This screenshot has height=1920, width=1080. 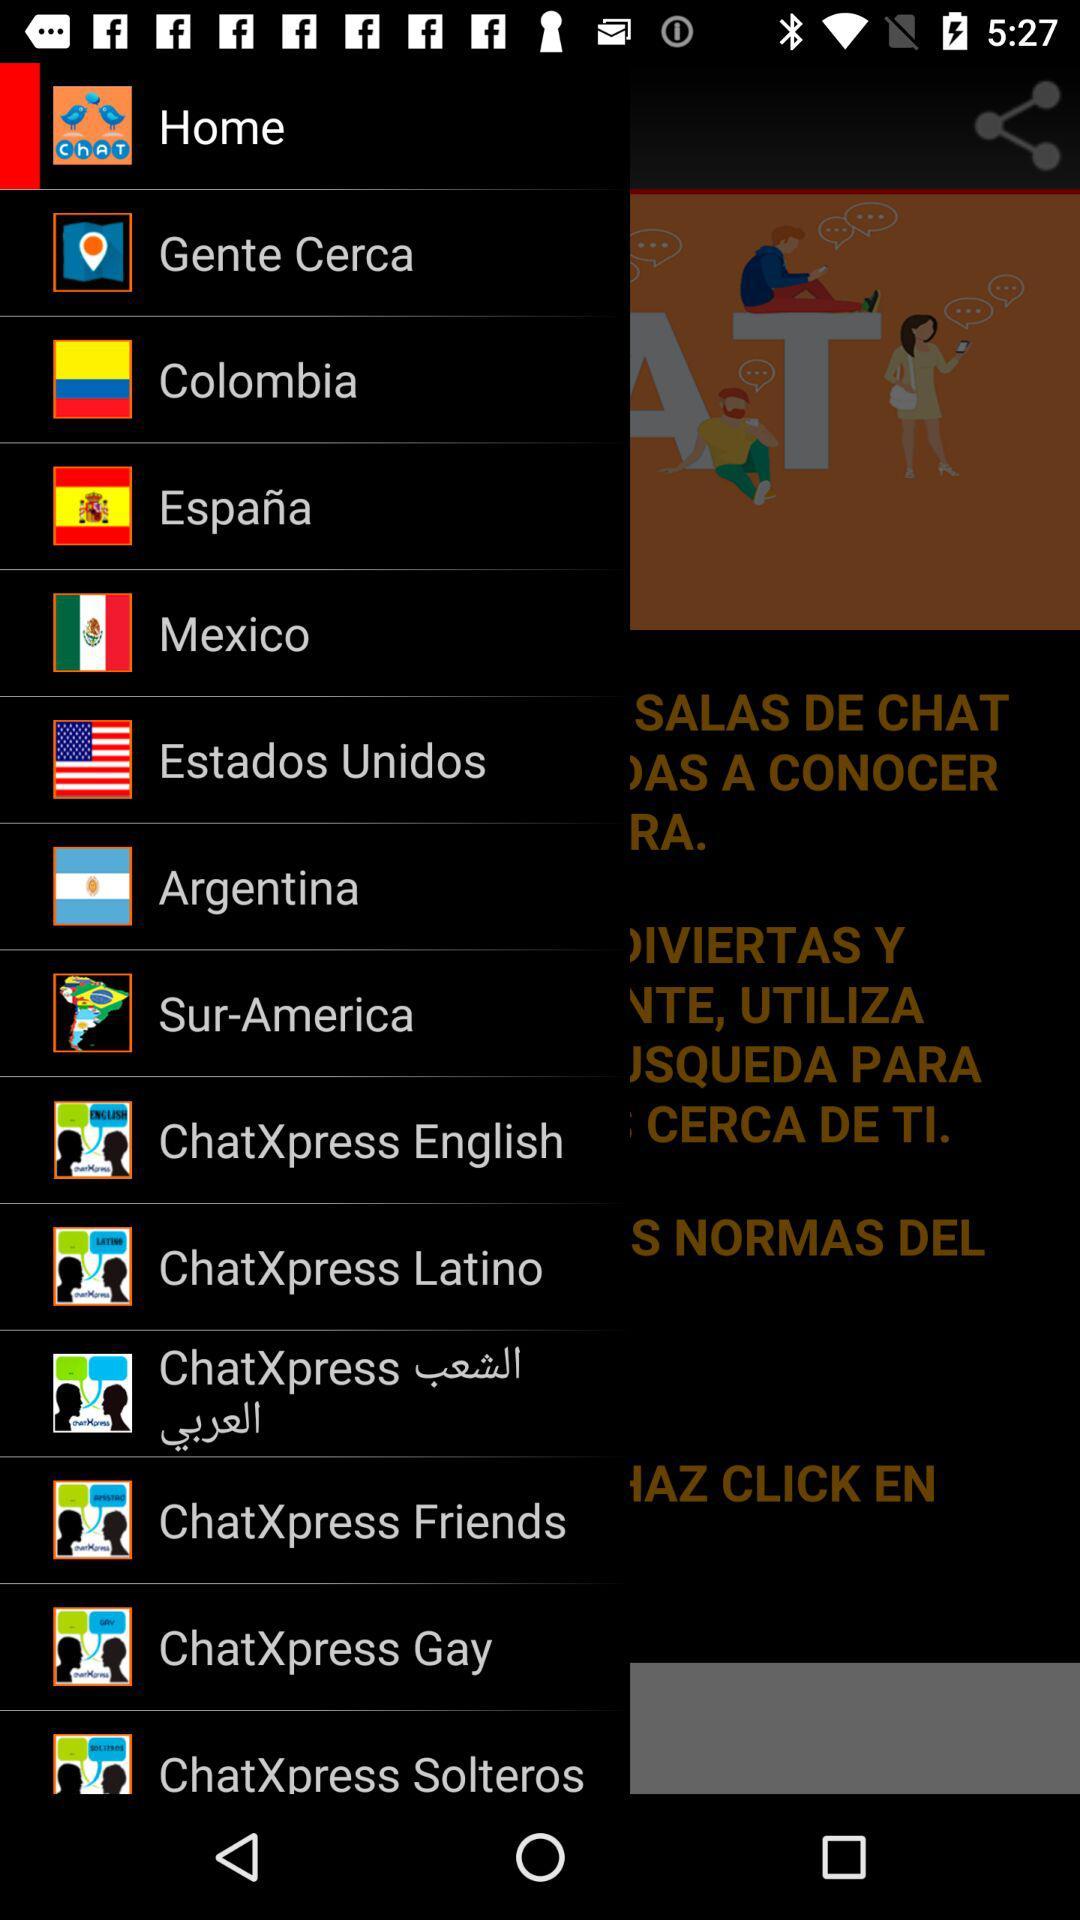 What do you see at coordinates (381, 758) in the screenshot?
I see `the app below mexico icon` at bounding box center [381, 758].